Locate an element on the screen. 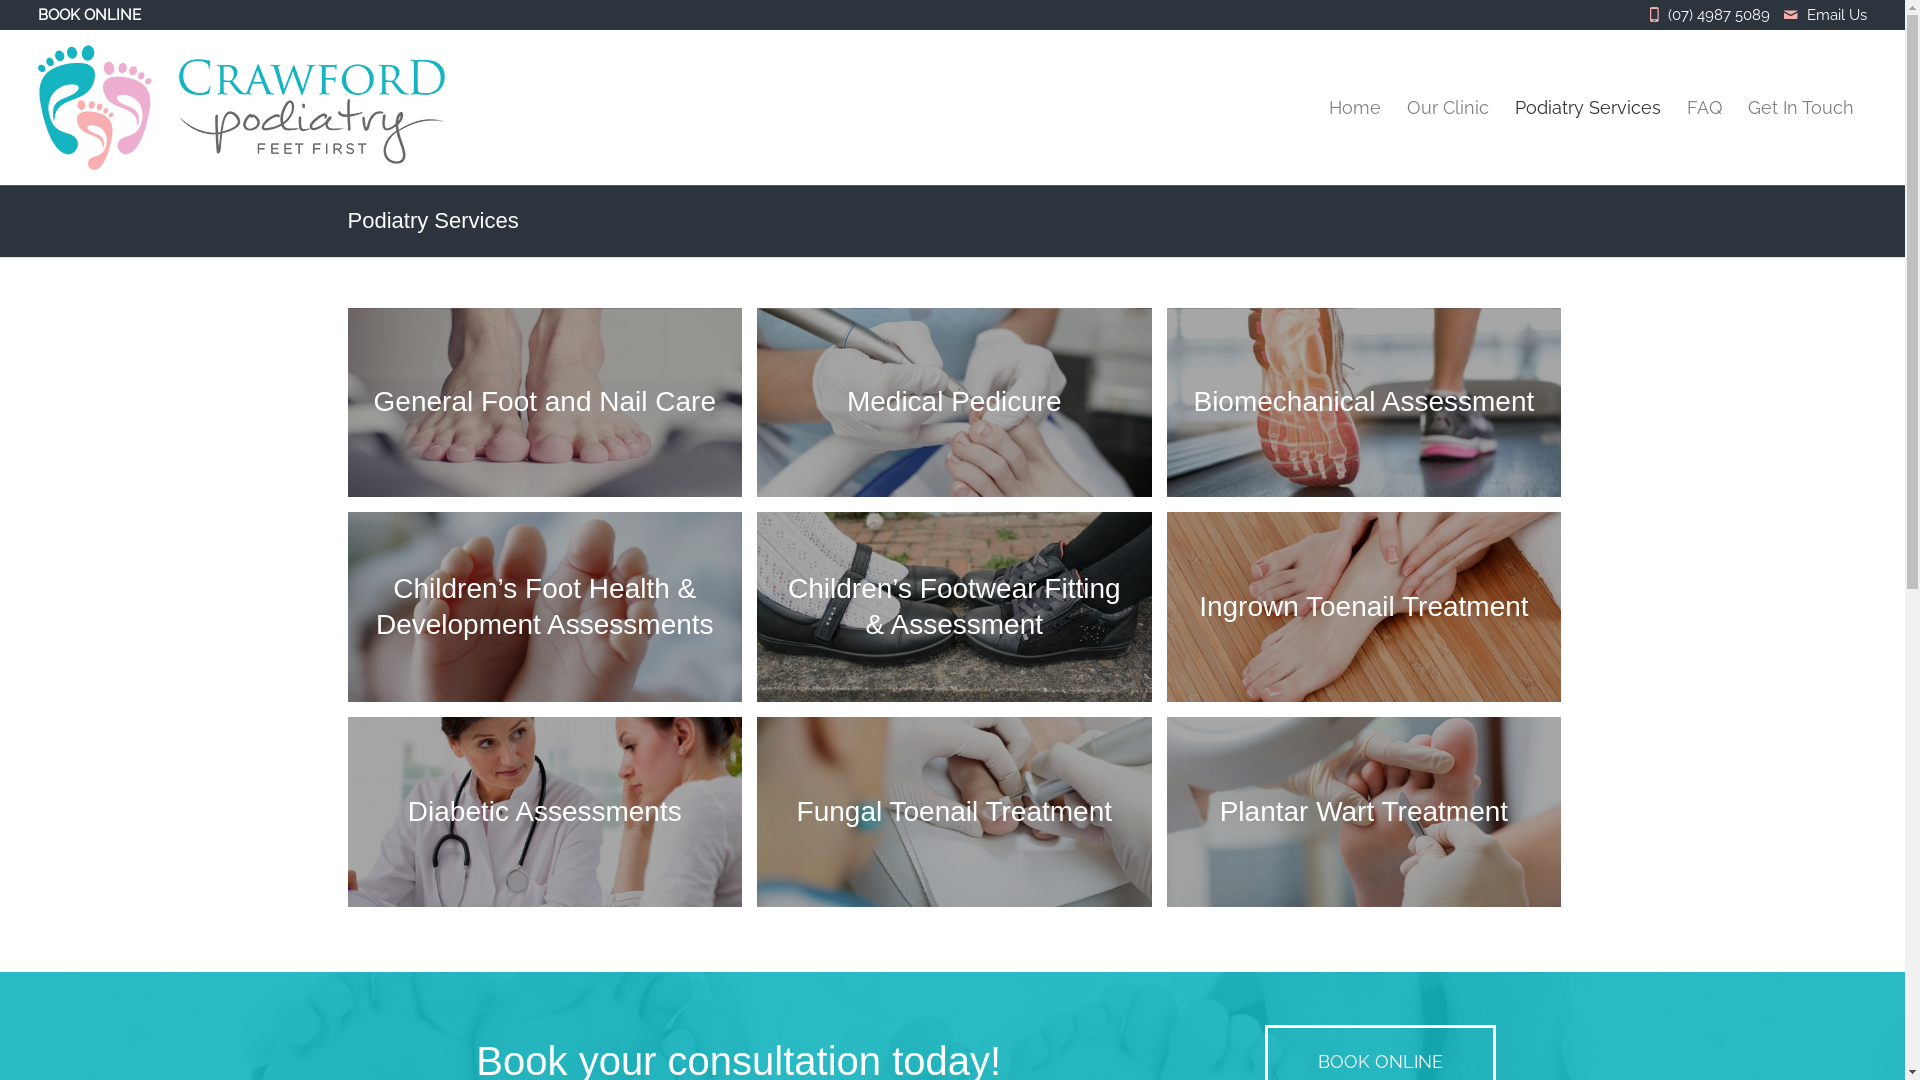  'Biomechanical Assessment' is located at coordinates (1371, 409).